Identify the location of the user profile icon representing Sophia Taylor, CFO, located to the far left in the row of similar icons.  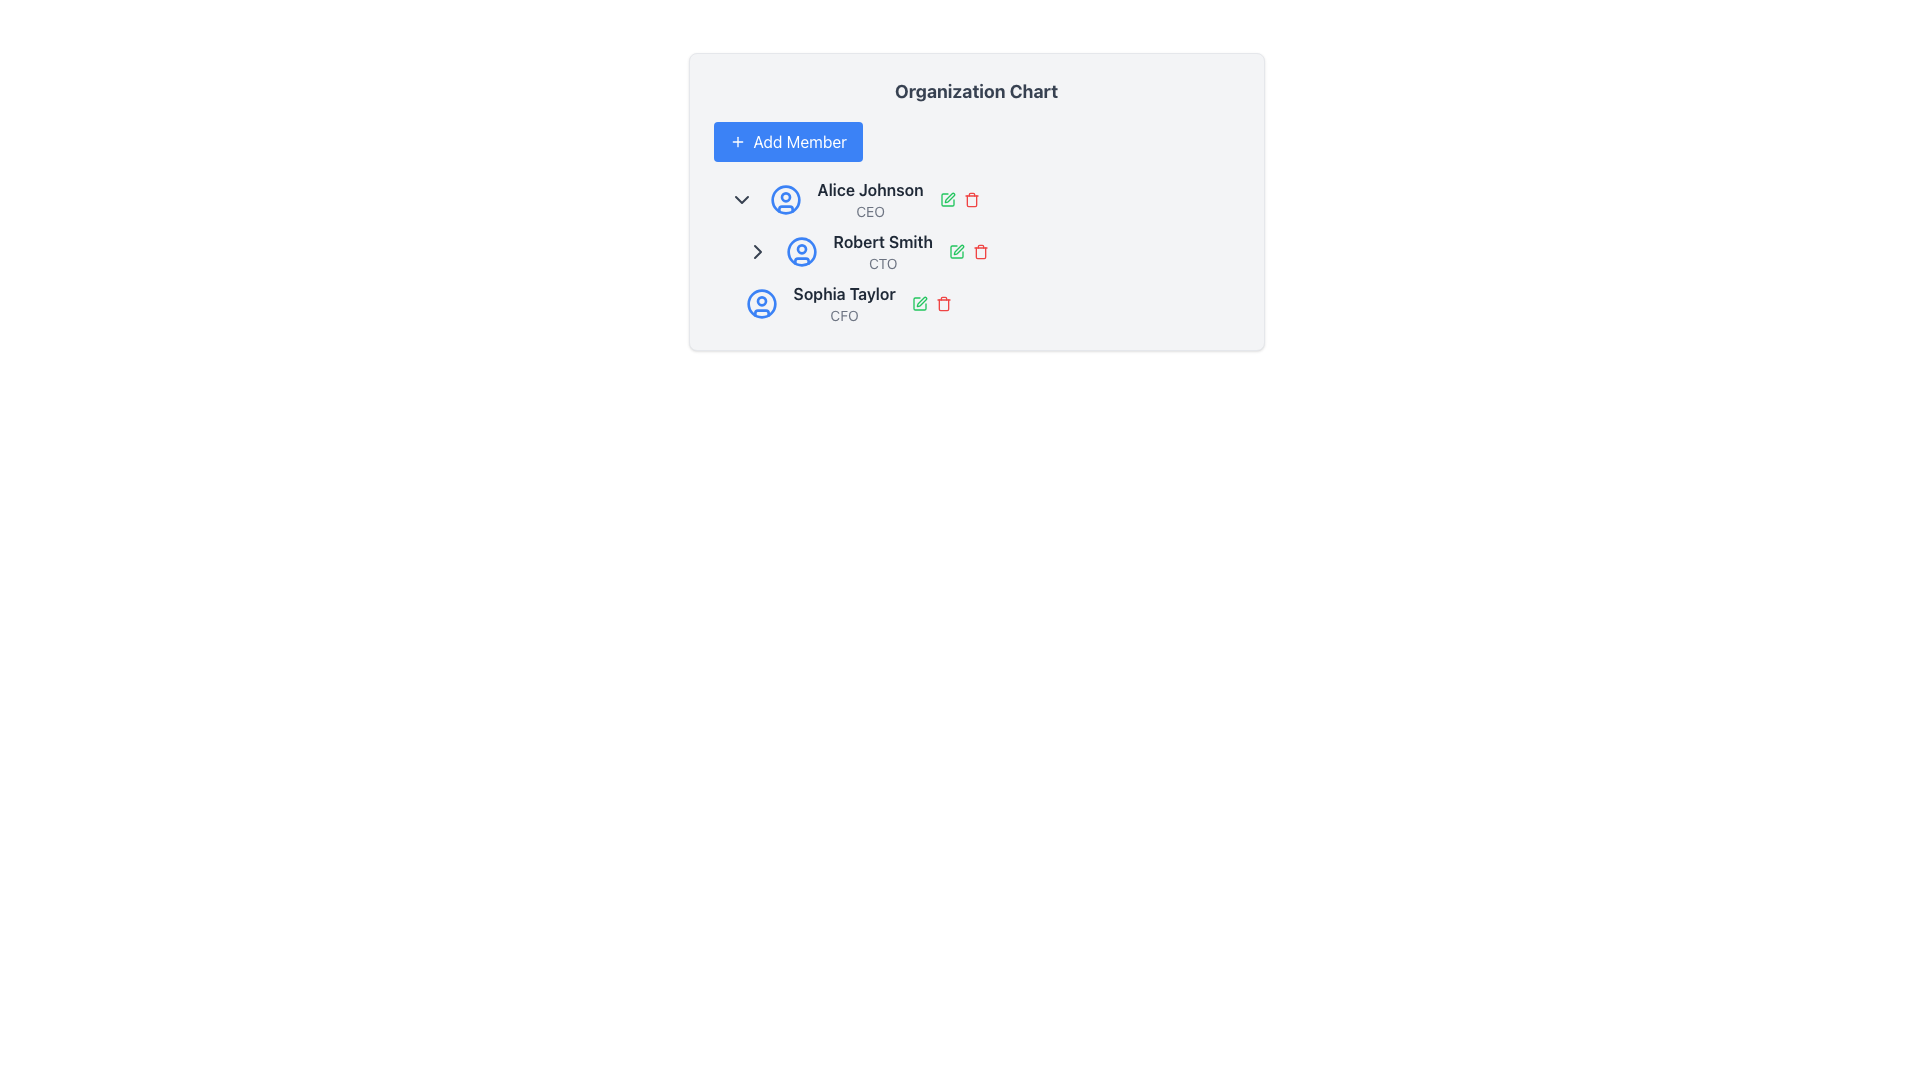
(760, 304).